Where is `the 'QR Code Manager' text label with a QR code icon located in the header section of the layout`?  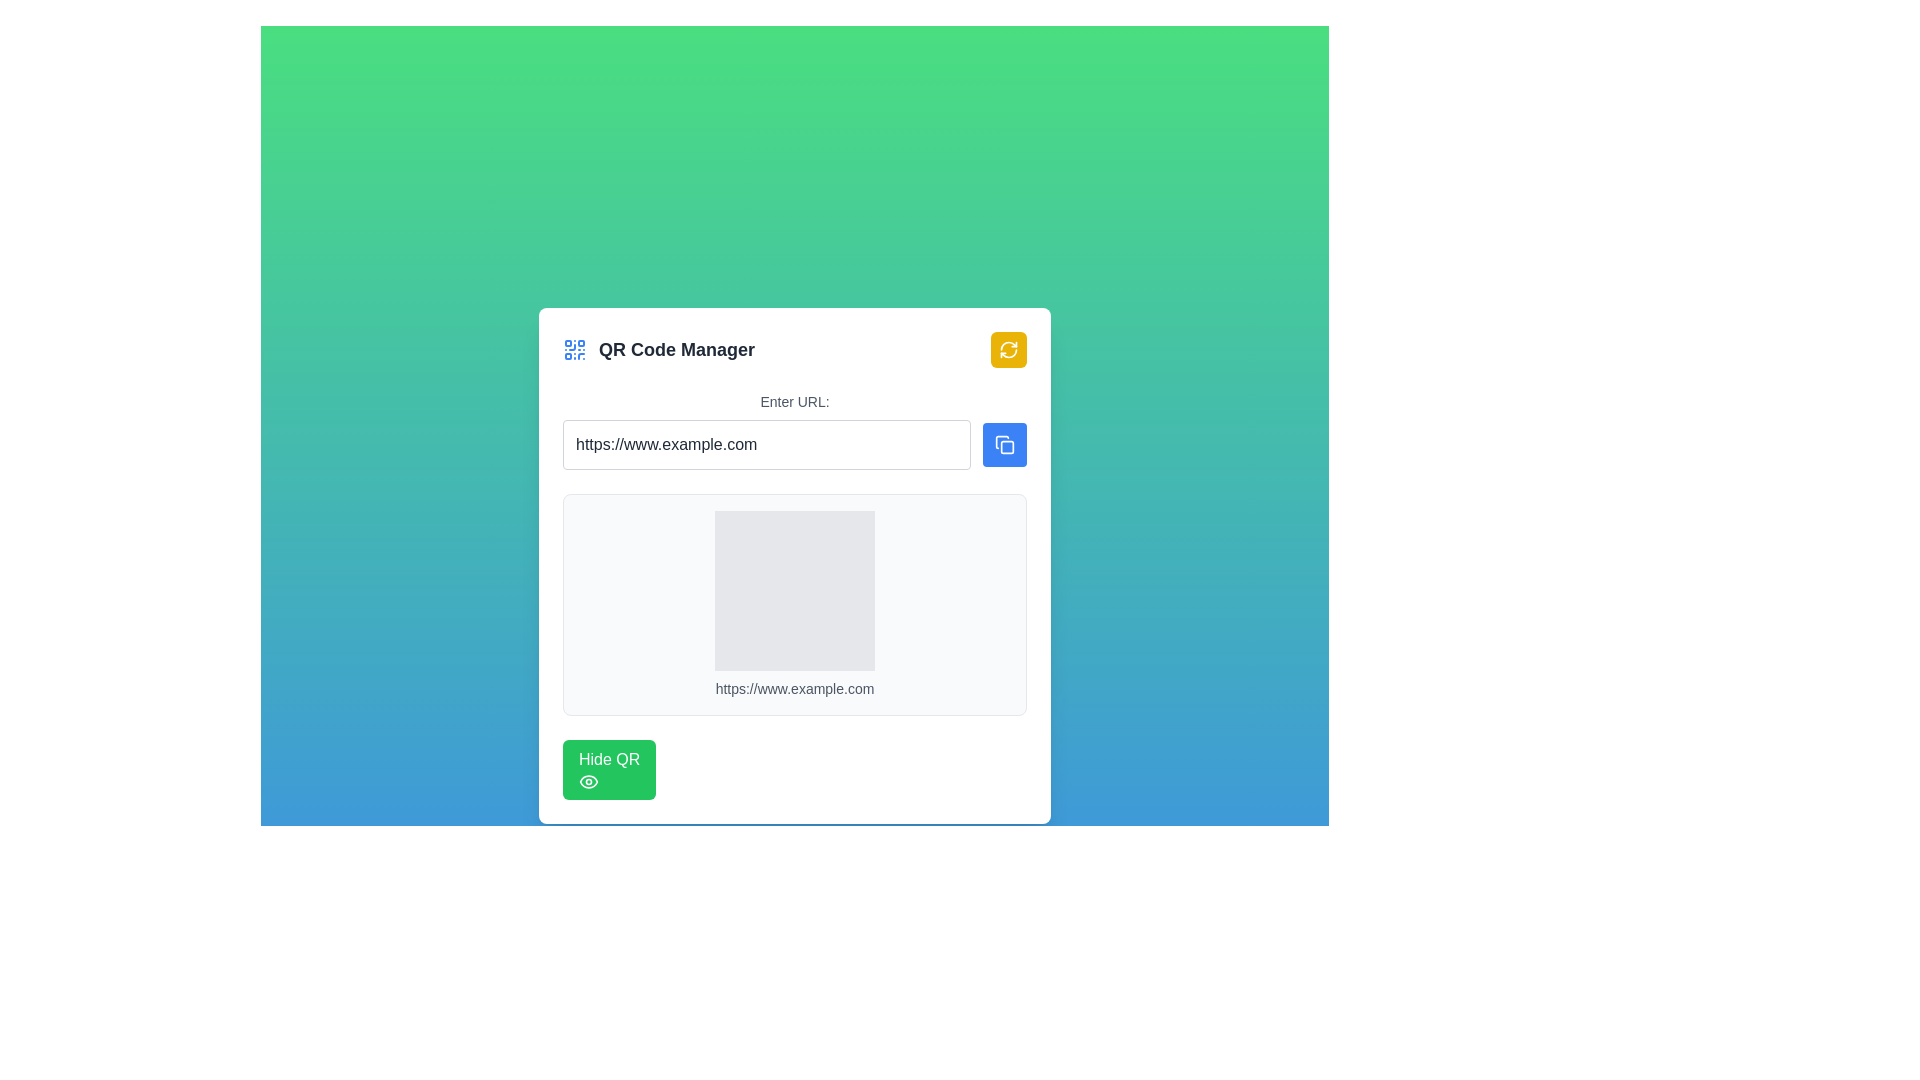 the 'QR Code Manager' text label with a QR code icon located in the header section of the layout is located at coordinates (658, 349).